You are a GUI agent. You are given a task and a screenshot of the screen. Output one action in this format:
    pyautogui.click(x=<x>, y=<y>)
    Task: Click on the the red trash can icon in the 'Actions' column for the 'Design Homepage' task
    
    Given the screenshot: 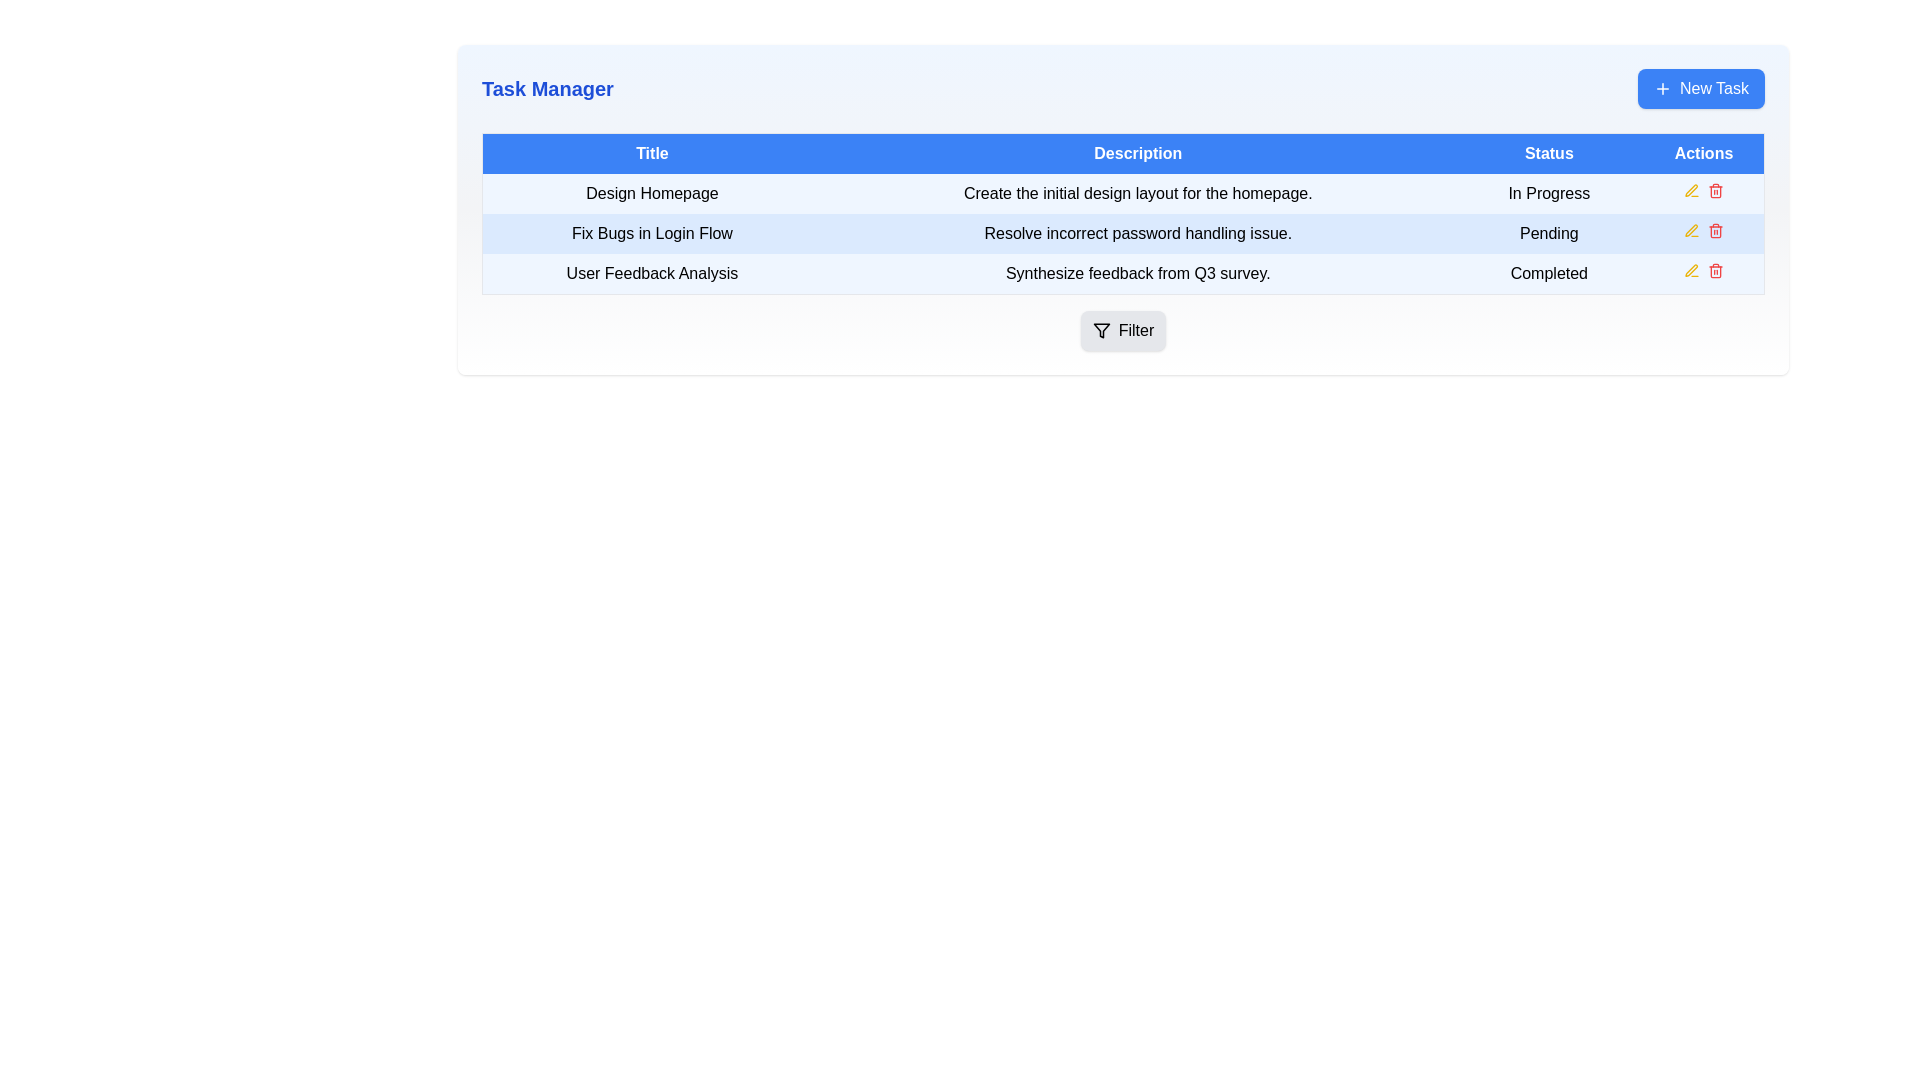 What is the action you would take?
    pyautogui.click(x=1714, y=191)
    